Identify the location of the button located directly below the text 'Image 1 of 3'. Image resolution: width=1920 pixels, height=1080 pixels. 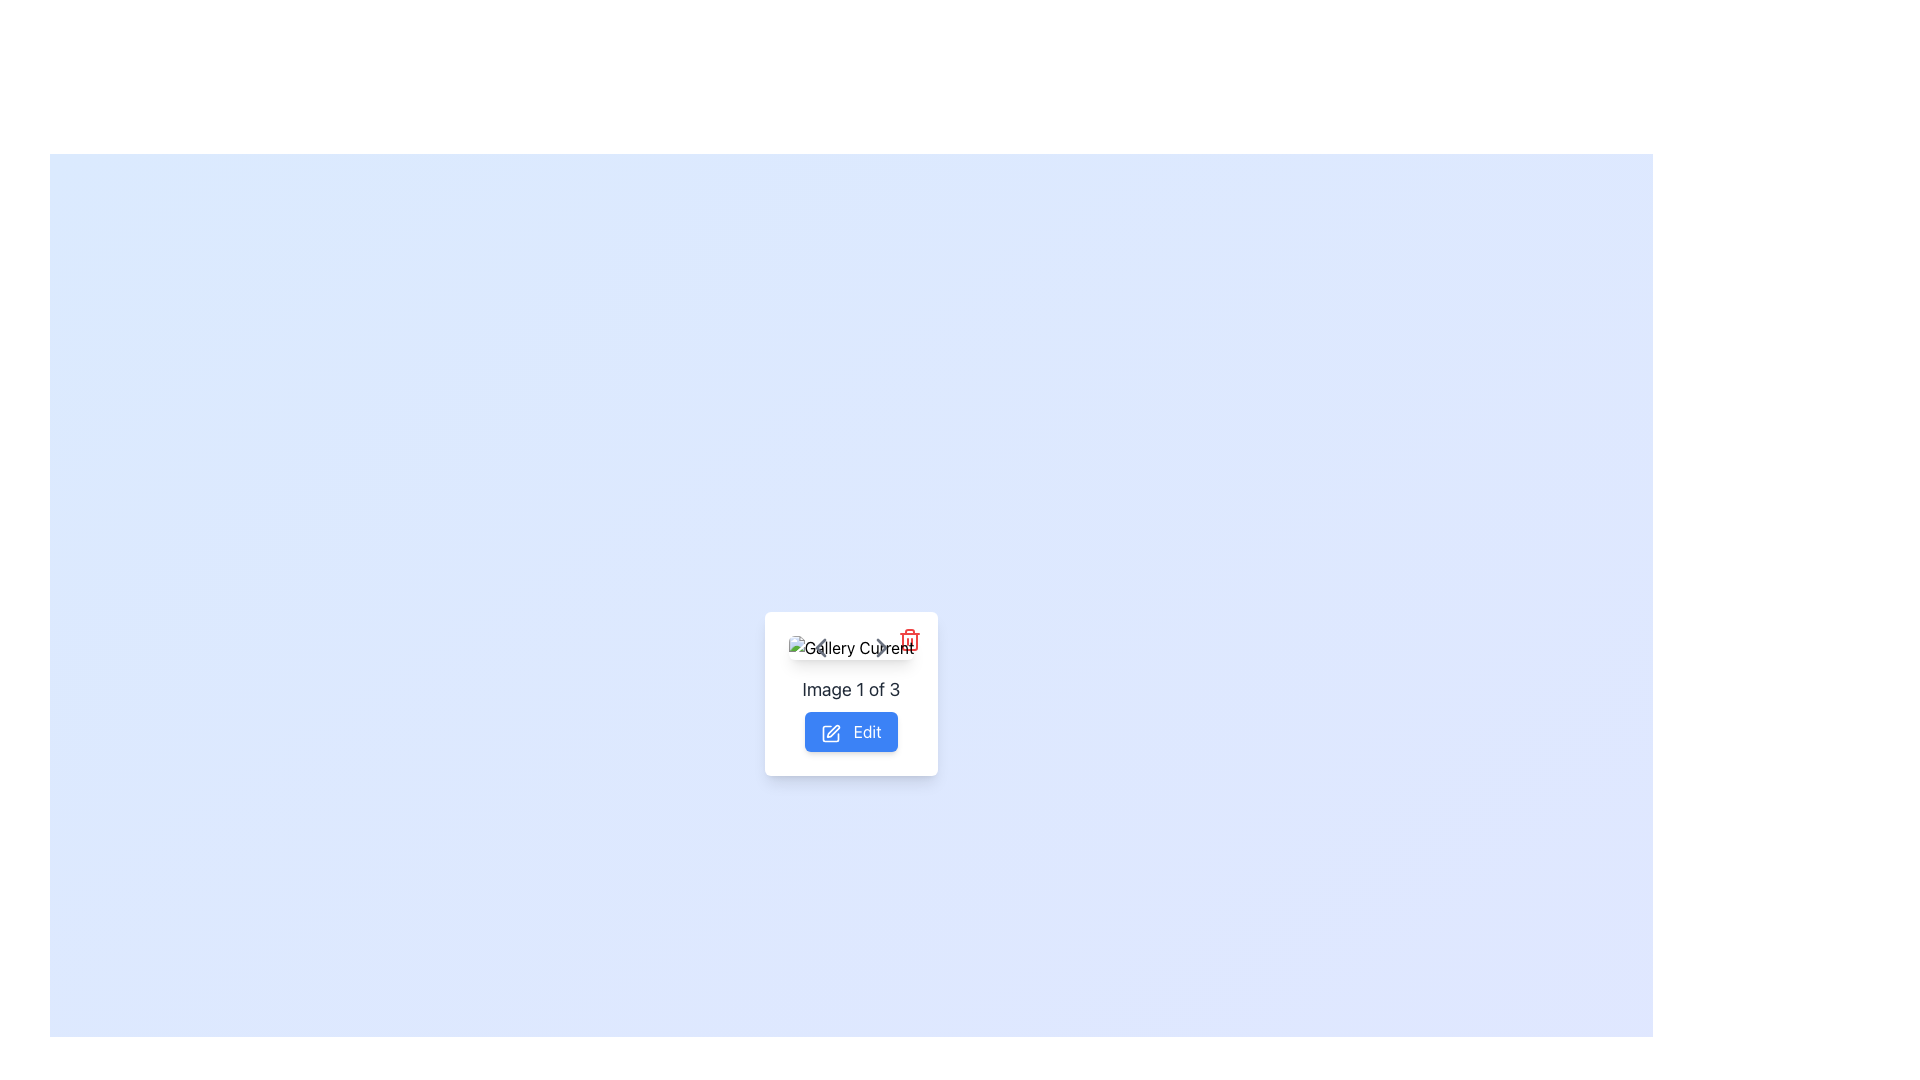
(851, 712).